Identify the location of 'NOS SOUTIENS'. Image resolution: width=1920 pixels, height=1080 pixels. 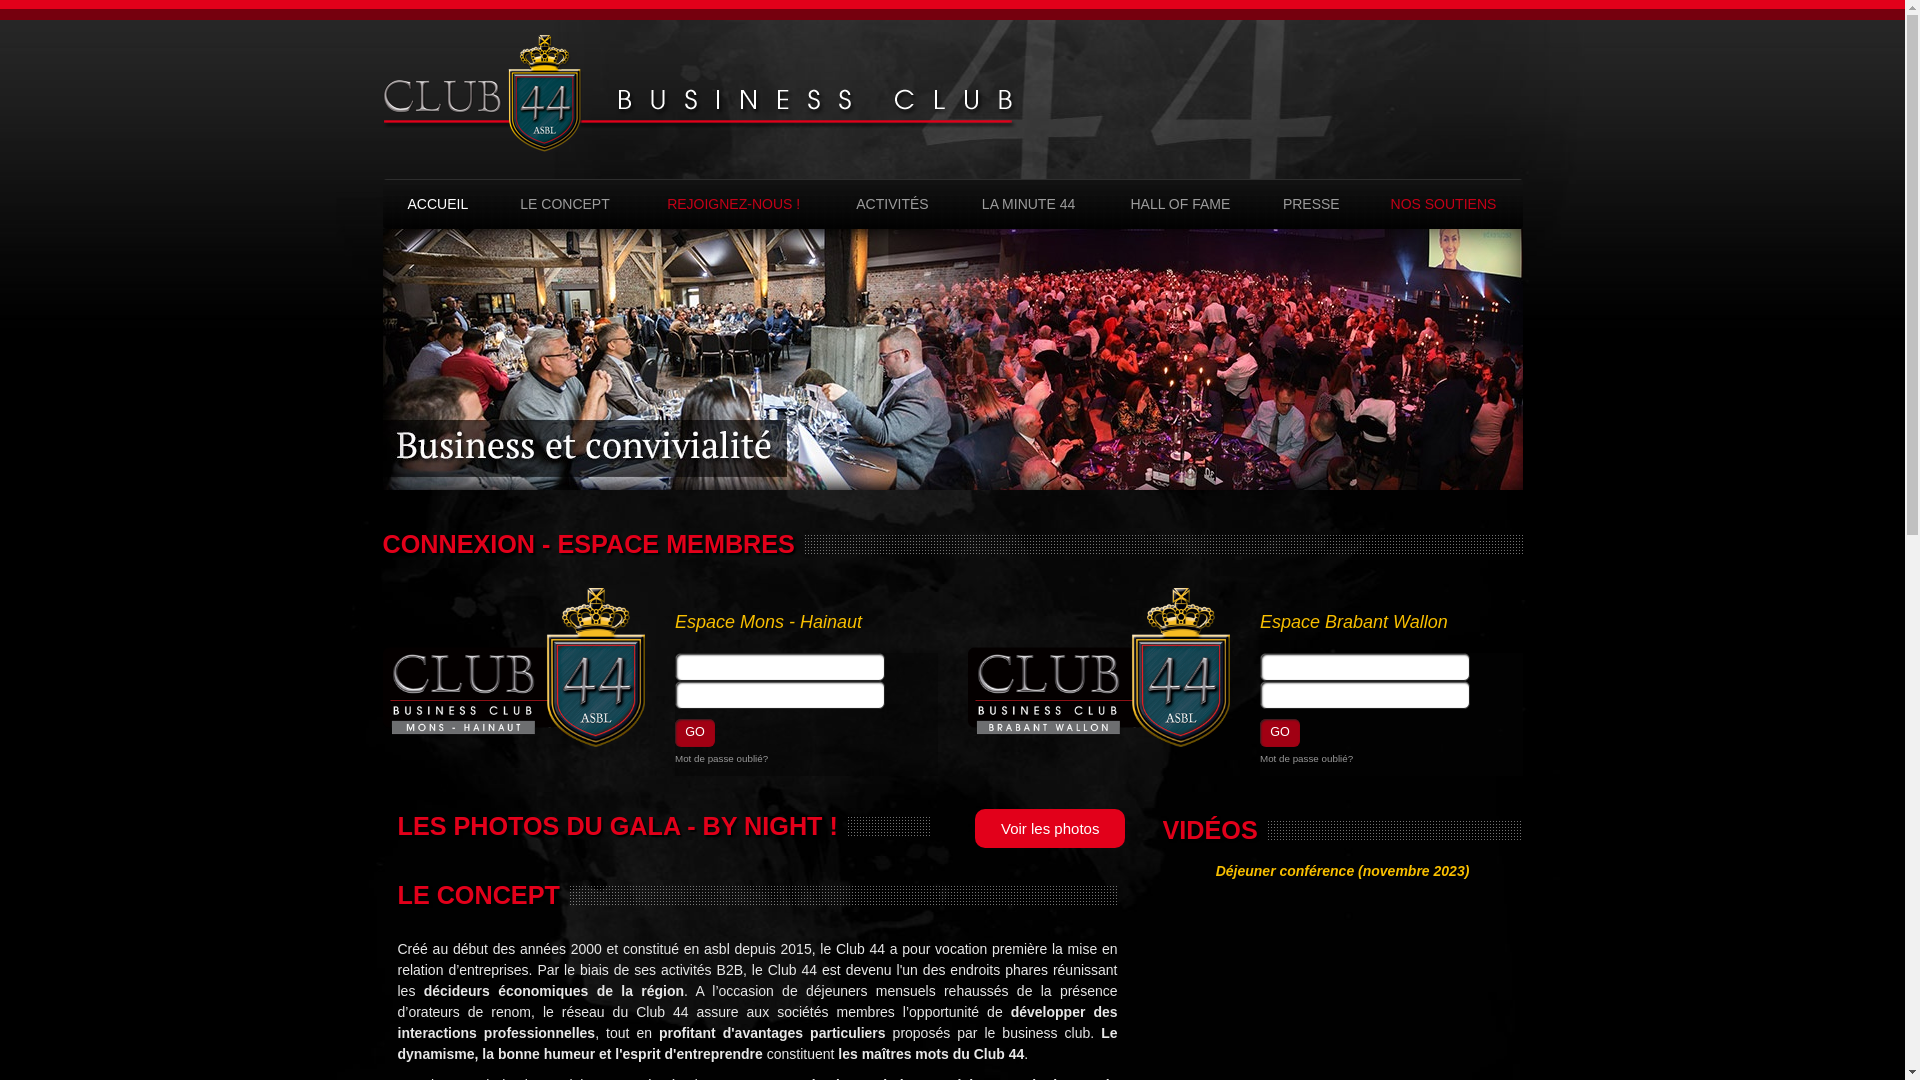
(1377, 204).